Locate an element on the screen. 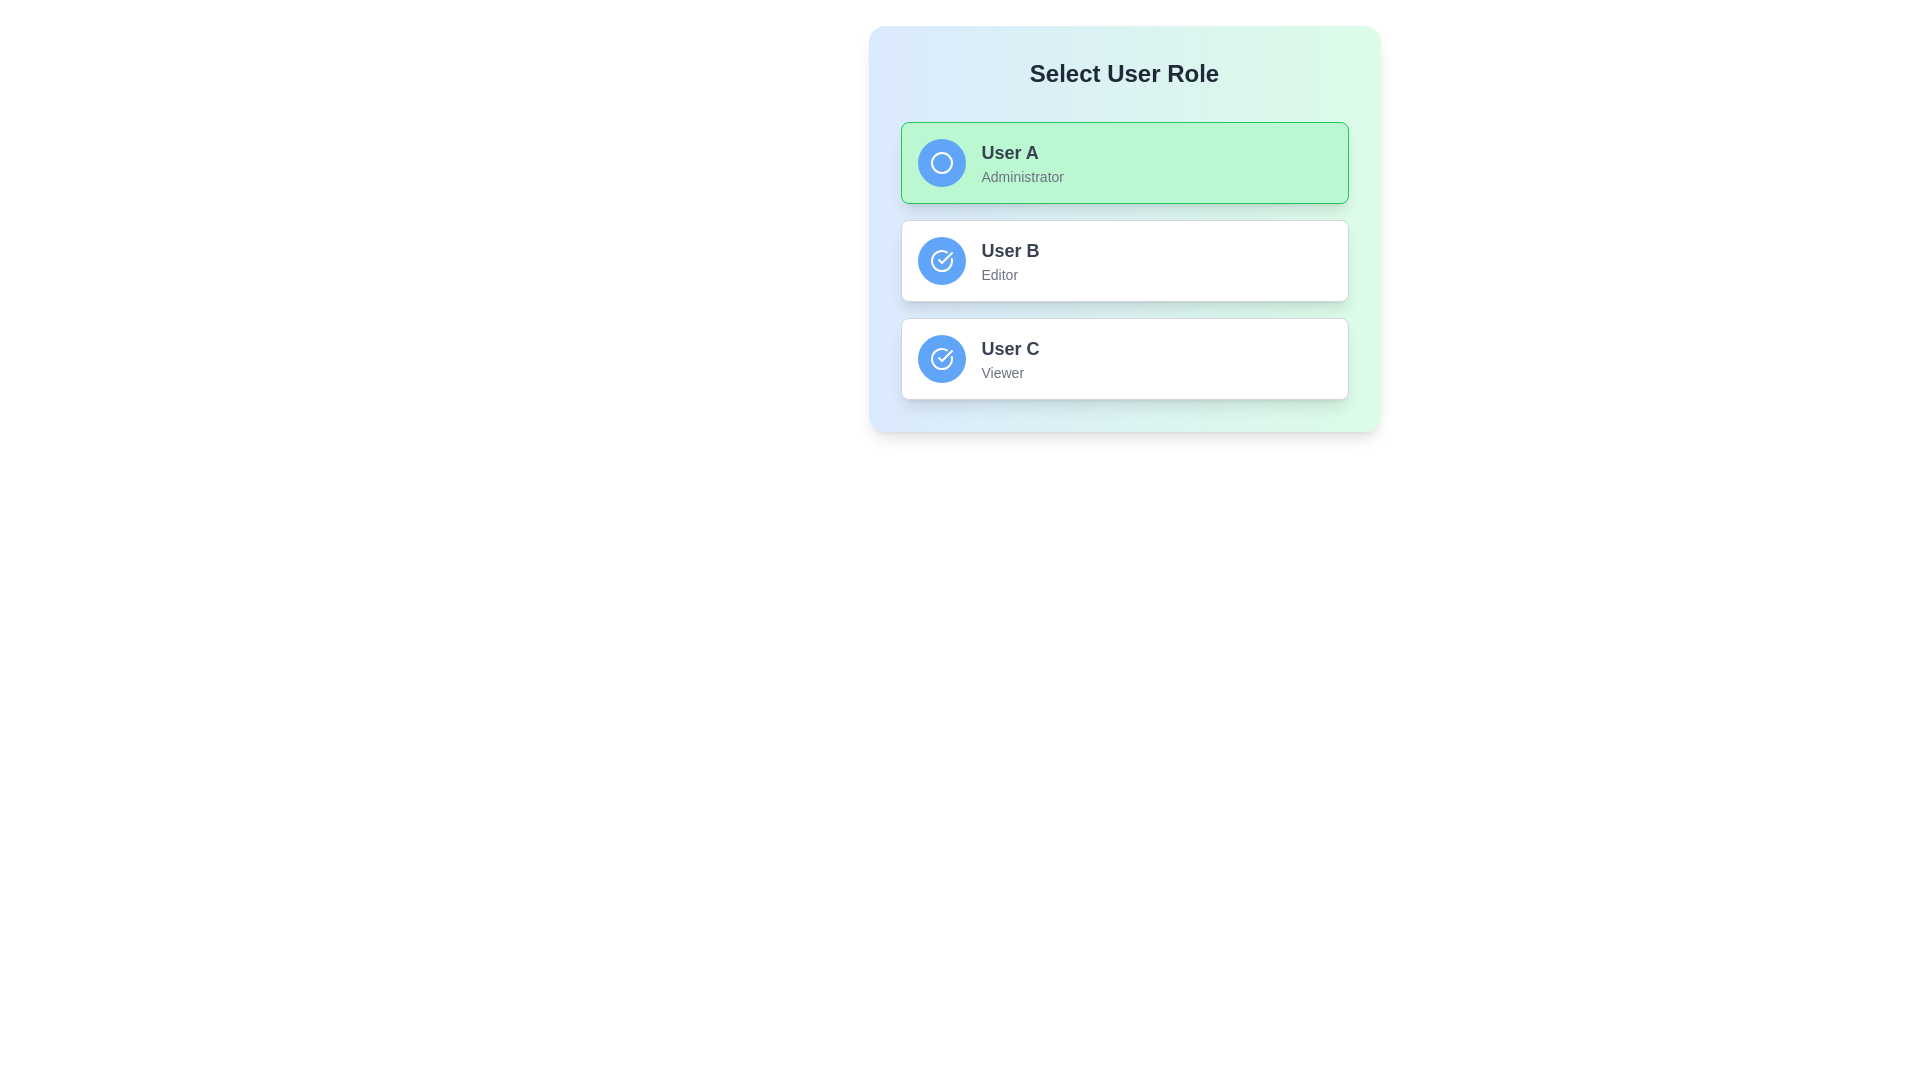 This screenshot has height=1080, width=1920. the circular blue graphical icon located at the start of the 'User A' option in the user roles list by moving the mouse pointer to its center is located at coordinates (940, 161).